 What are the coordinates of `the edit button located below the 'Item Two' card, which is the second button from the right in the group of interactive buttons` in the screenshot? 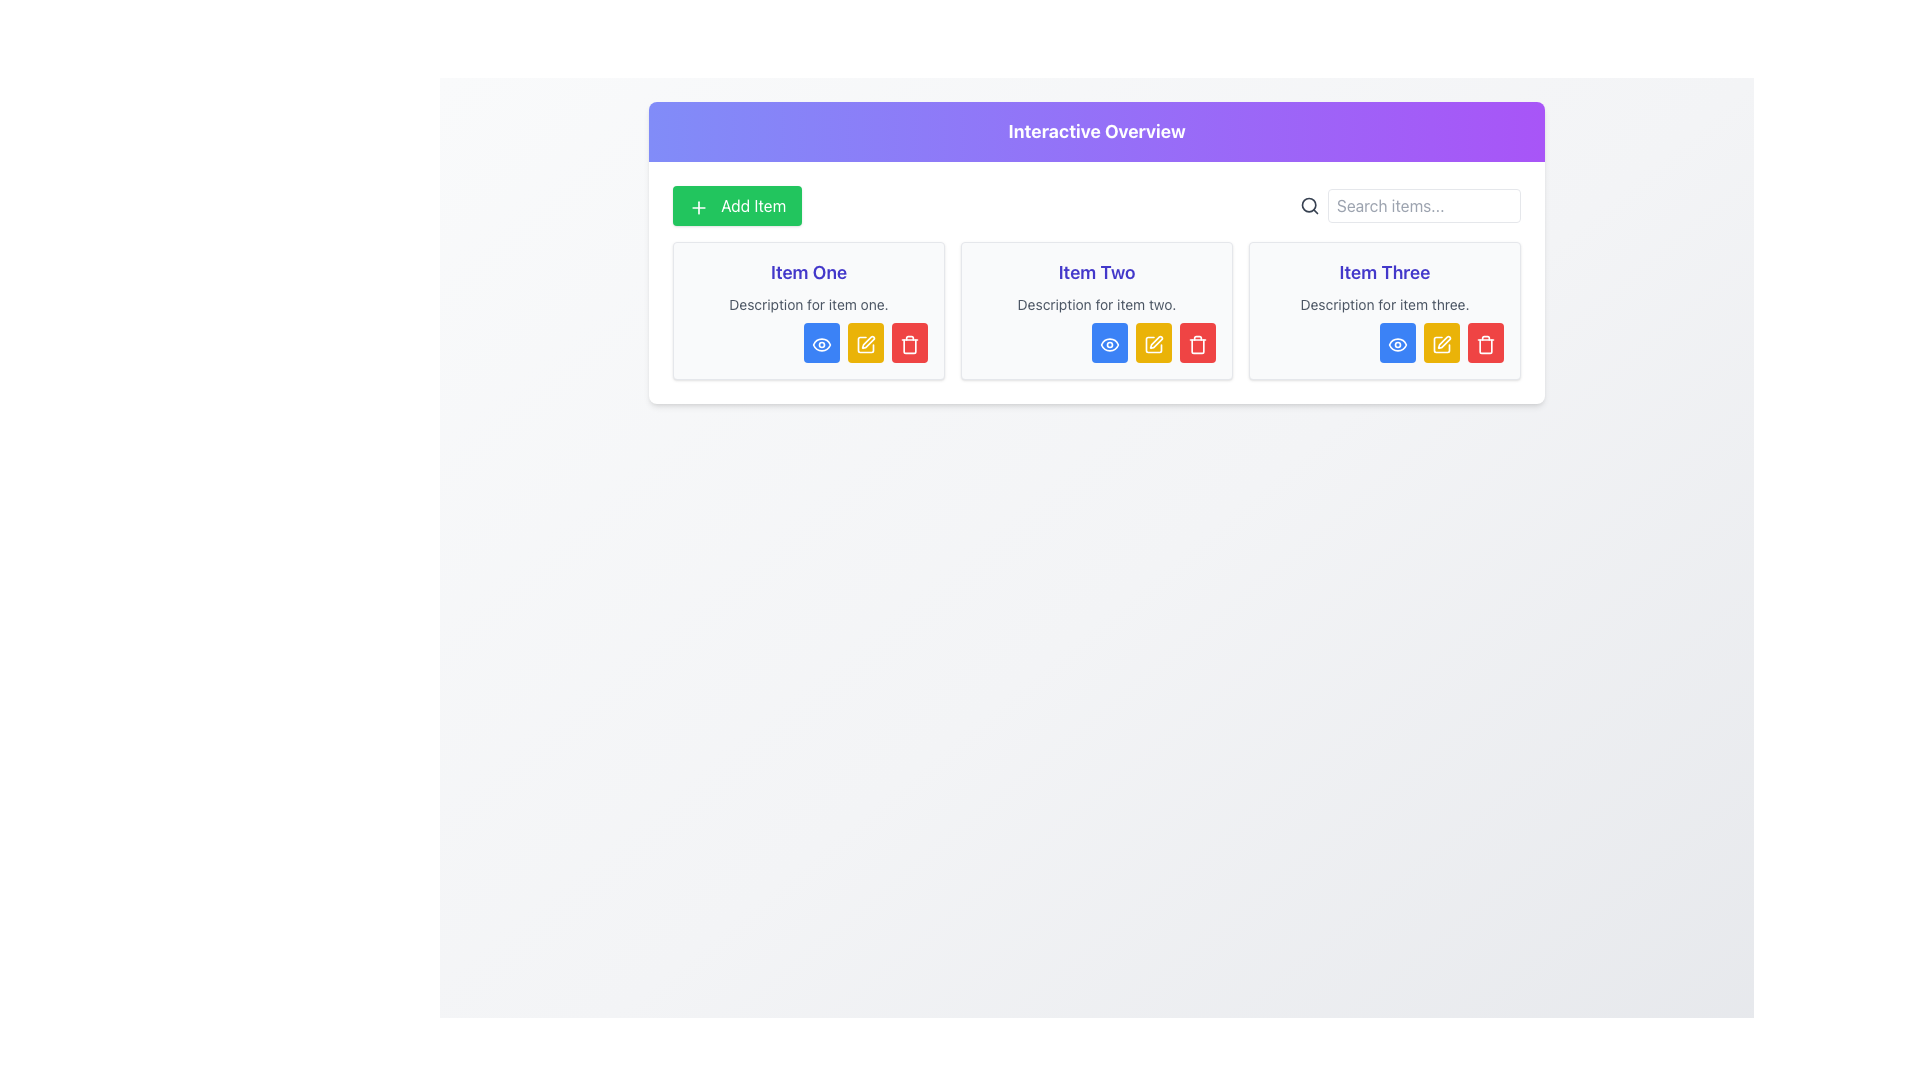 It's located at (1153, 342).